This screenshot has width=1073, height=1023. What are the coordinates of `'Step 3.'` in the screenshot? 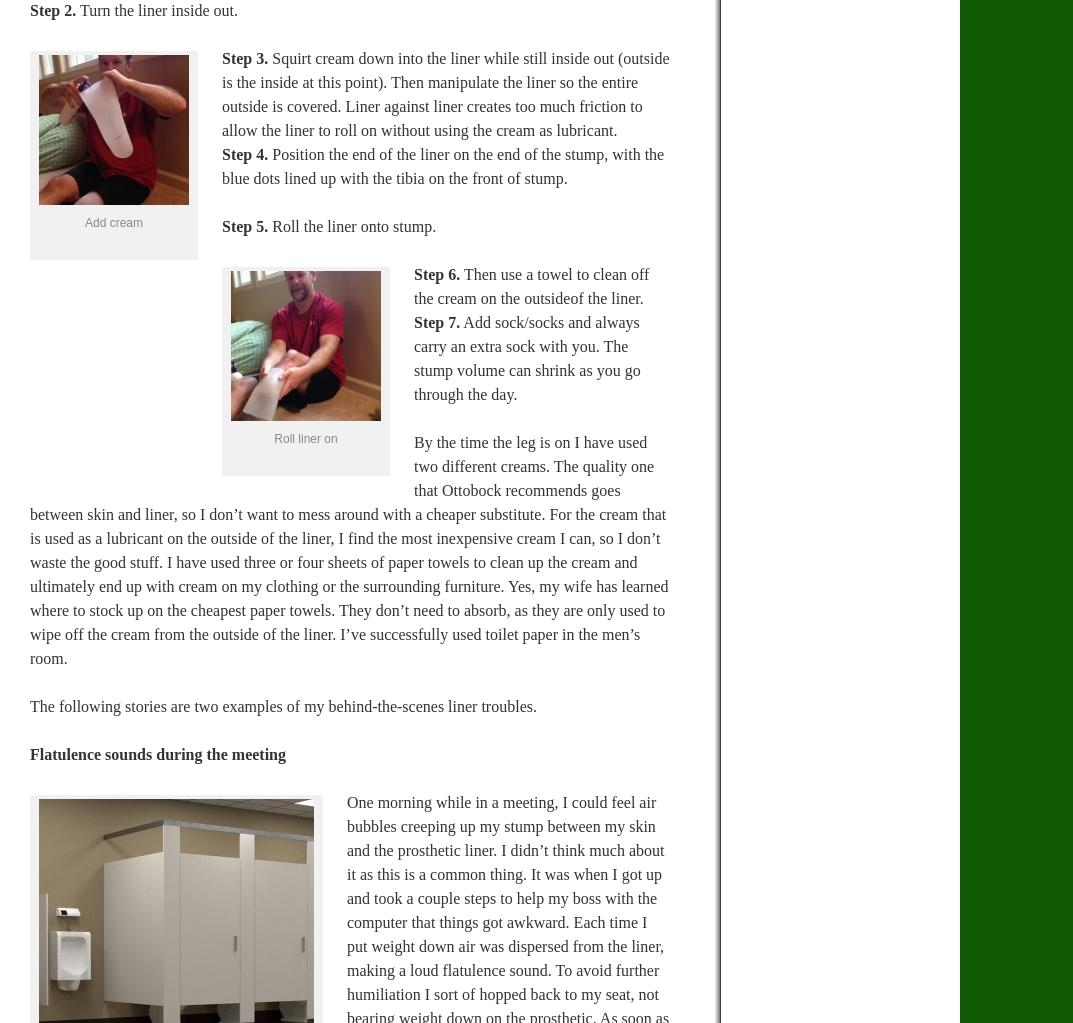 It's located at (243, 56).